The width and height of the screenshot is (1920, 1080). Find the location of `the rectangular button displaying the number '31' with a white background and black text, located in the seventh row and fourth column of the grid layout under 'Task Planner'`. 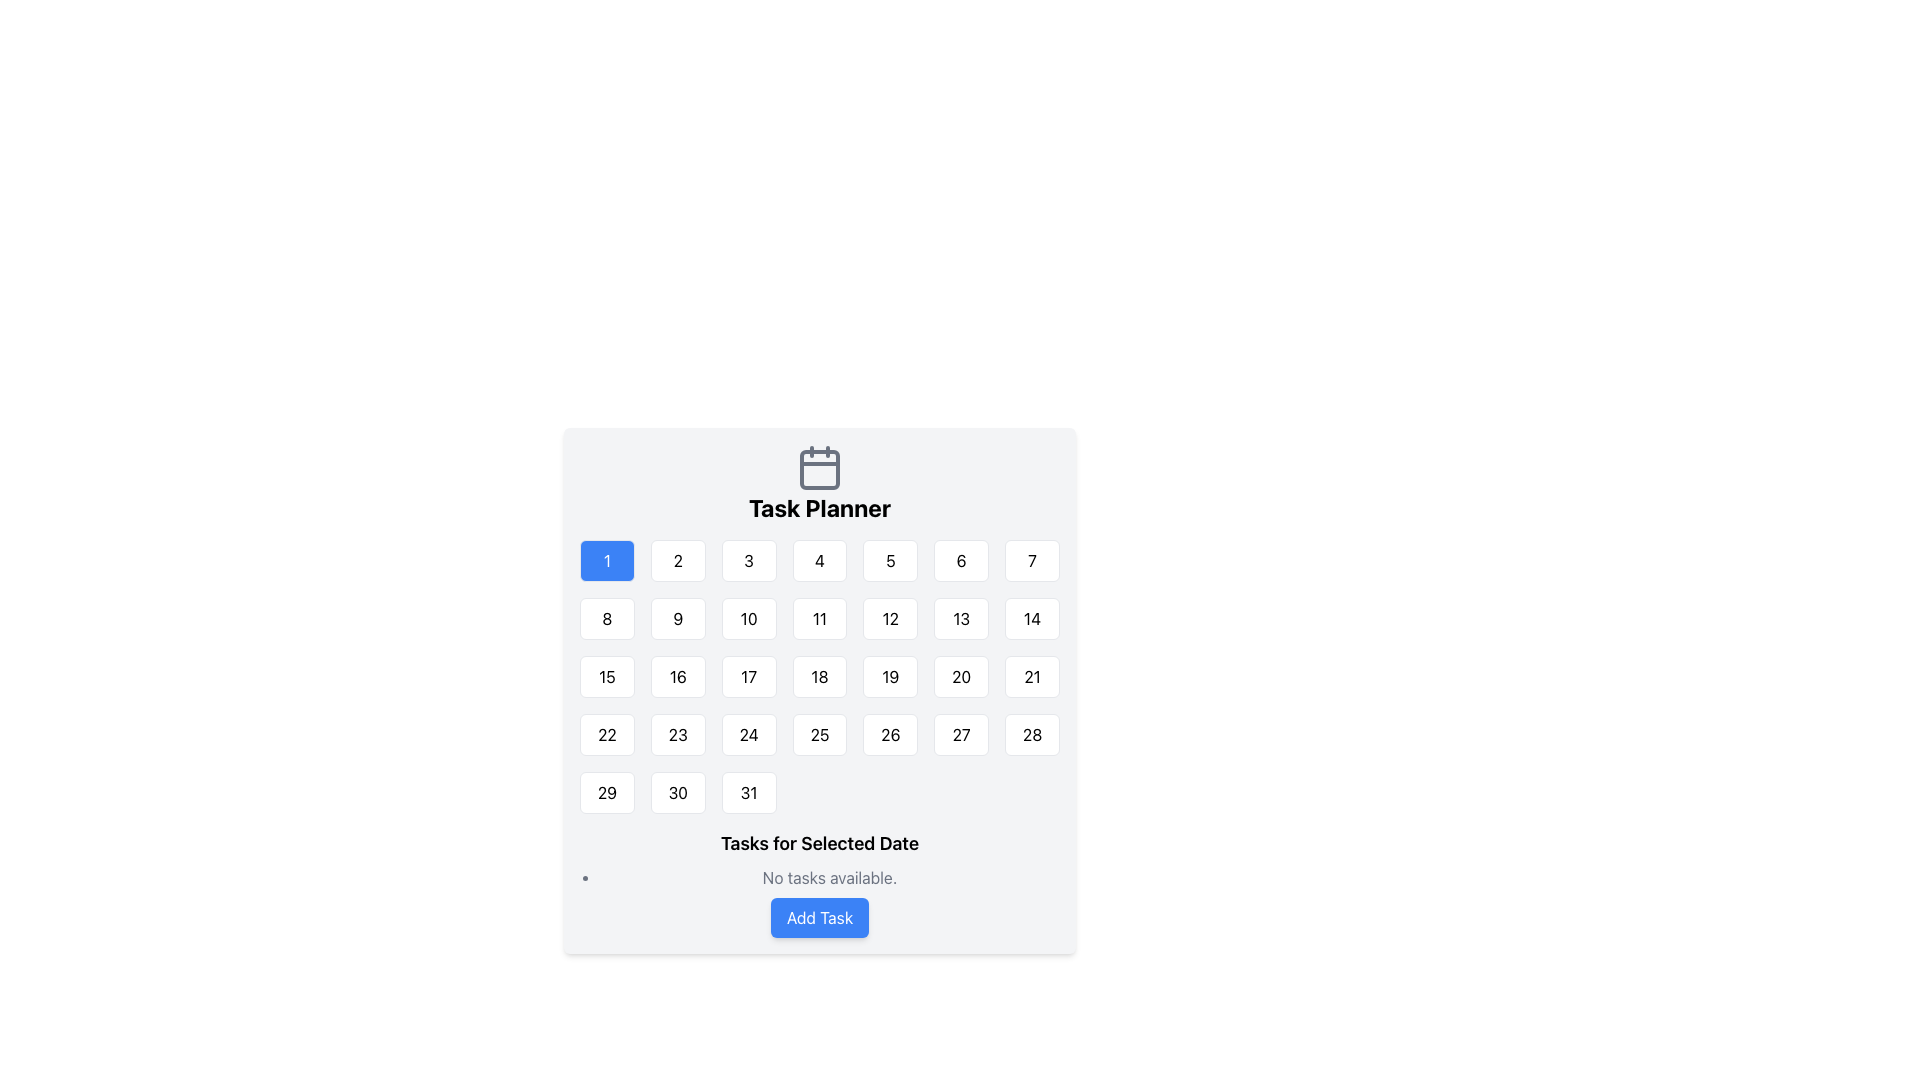

the rectangular button displaying the number '31' with a white background and black text, located in the seventh row and fourth column of the grid layout under 'Task Planner' is located at coordinates (748, 792).